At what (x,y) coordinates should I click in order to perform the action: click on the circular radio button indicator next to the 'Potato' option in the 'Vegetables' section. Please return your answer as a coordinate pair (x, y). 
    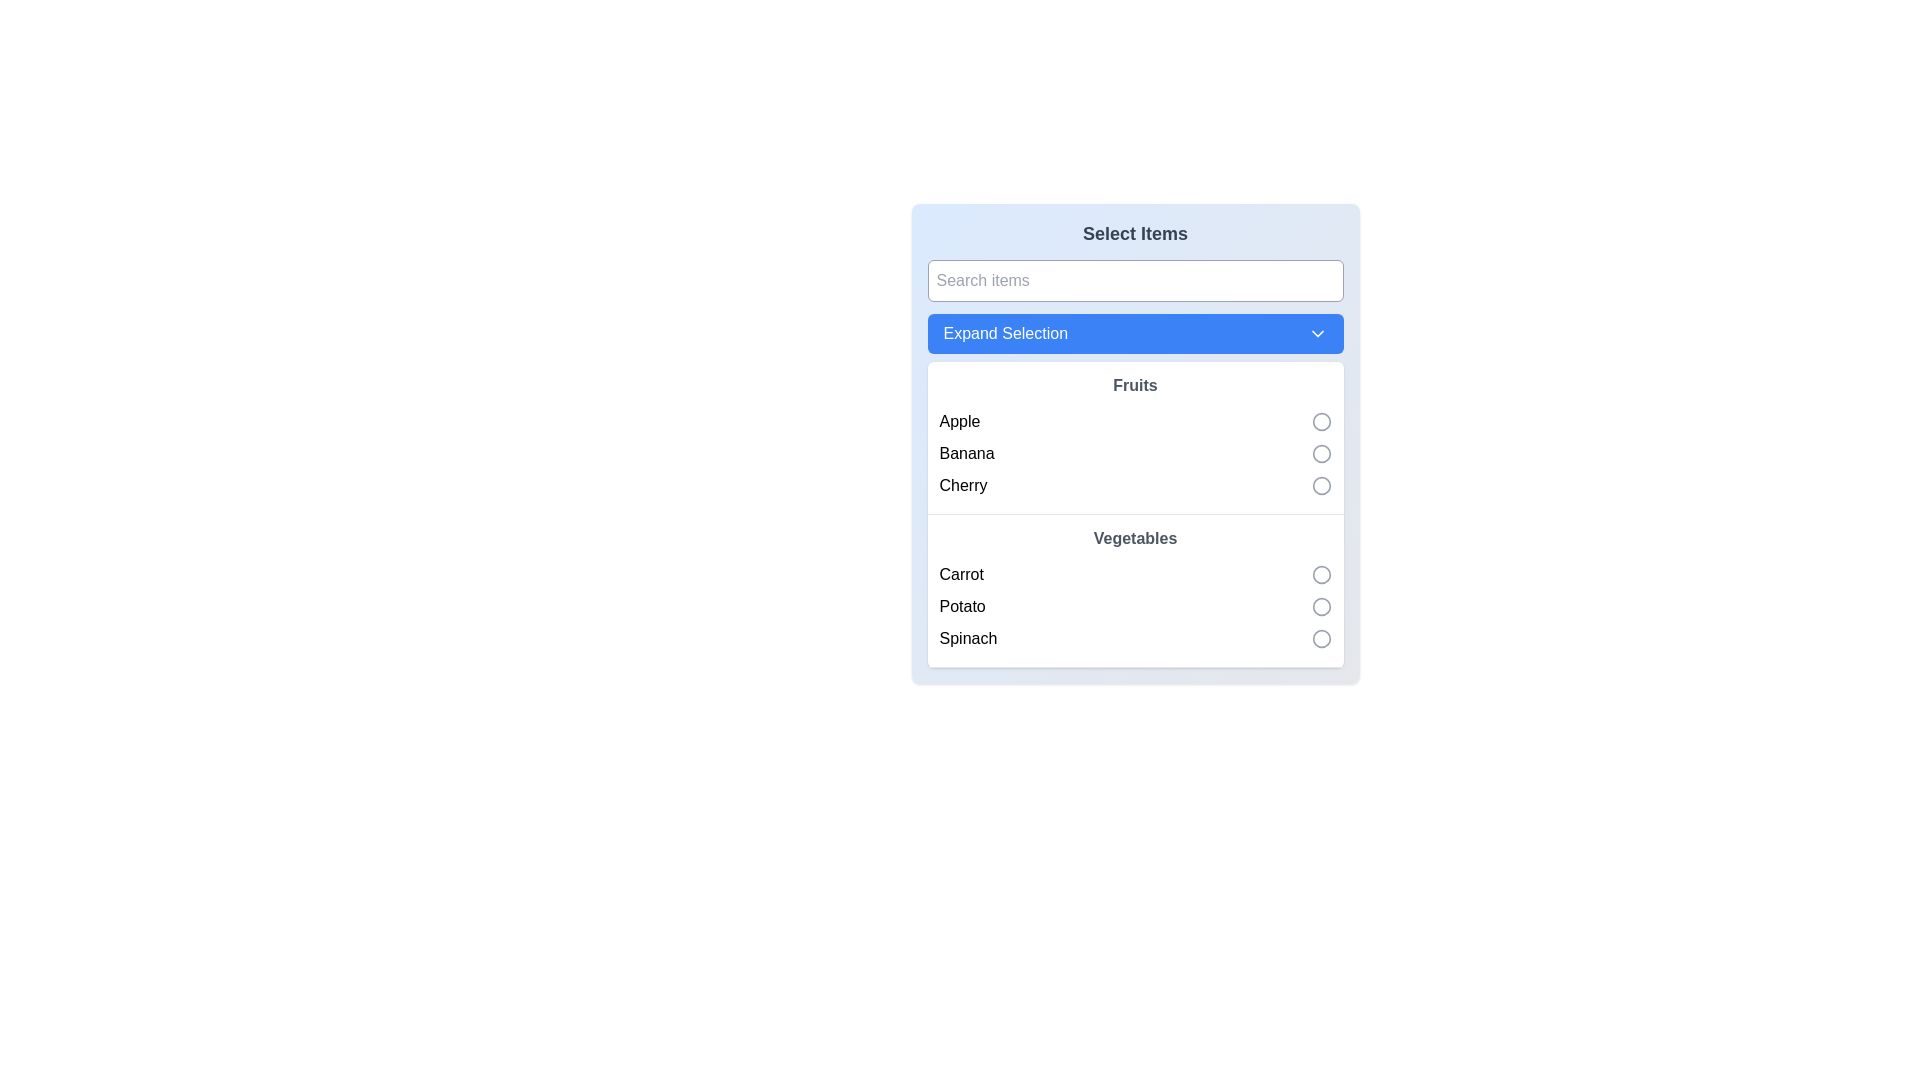
    Looking at the image, I should click on (1321, 605).